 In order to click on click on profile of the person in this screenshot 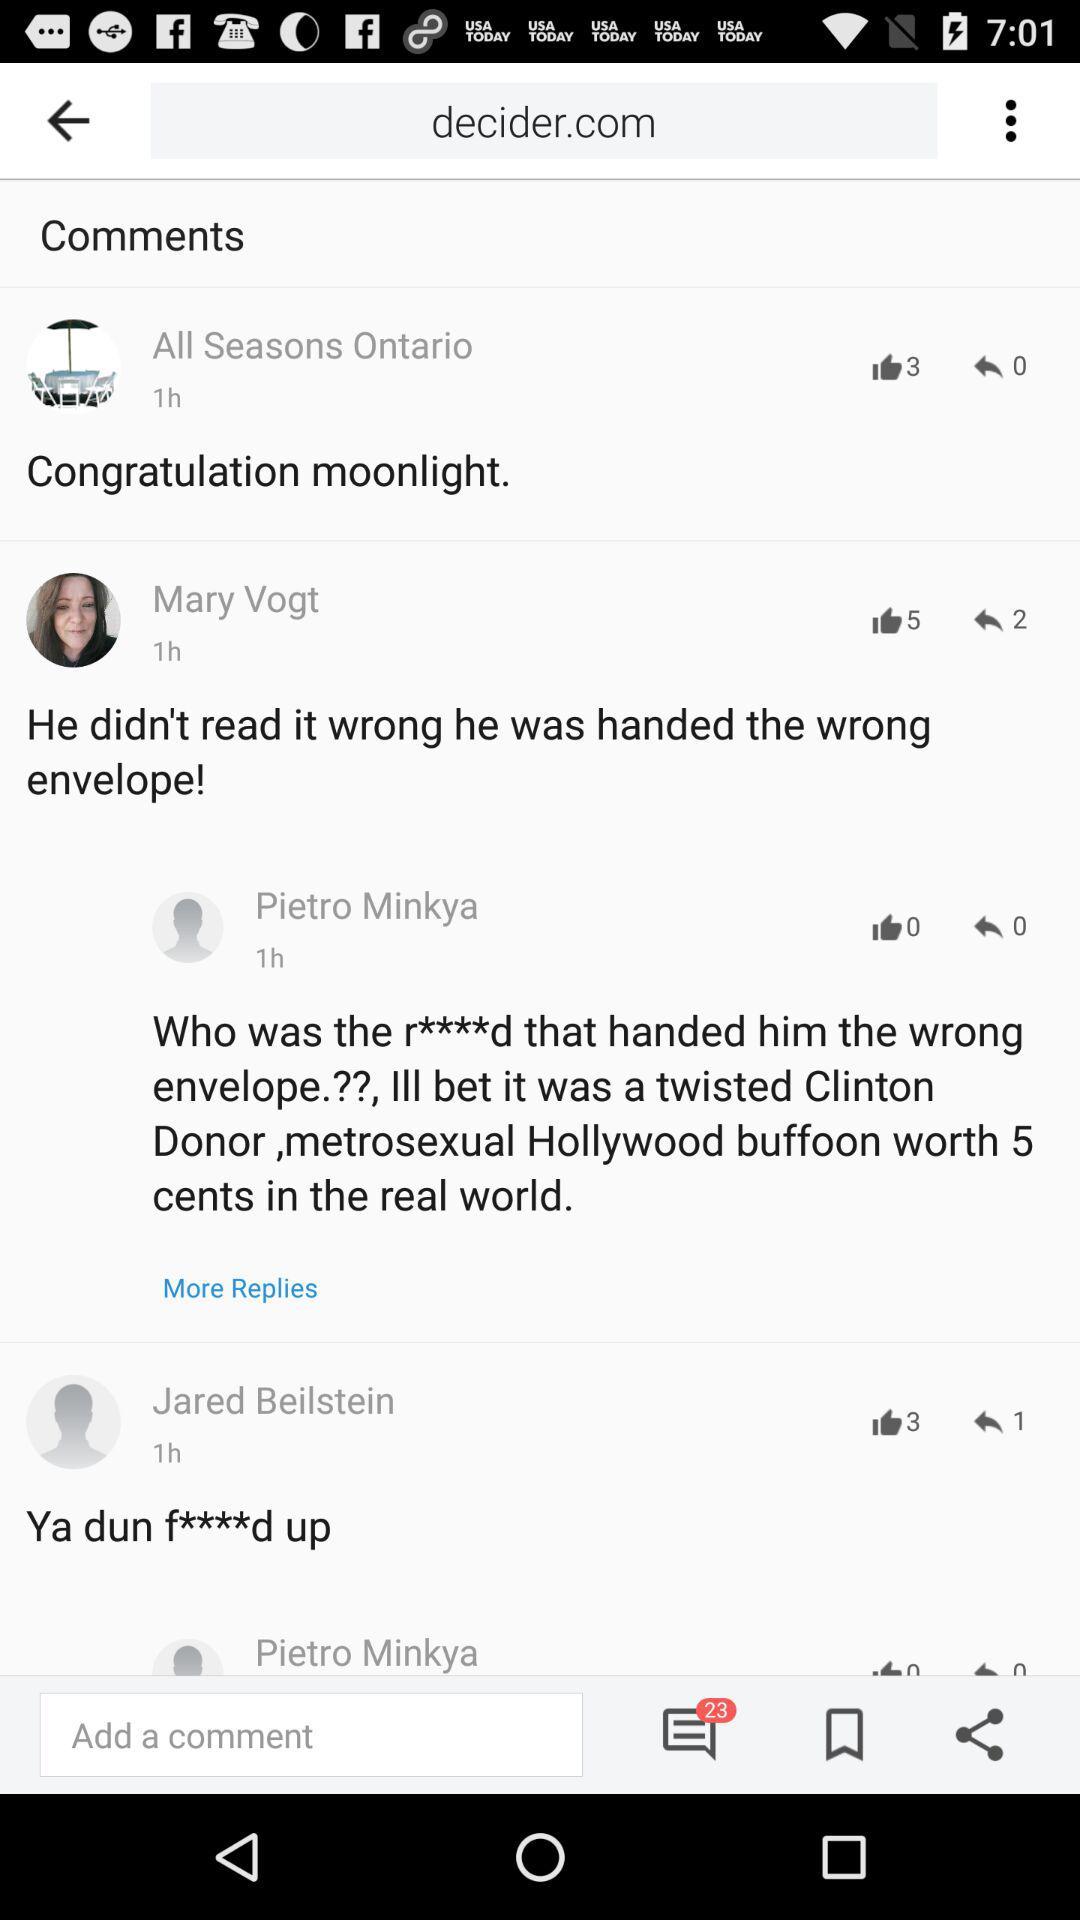, I will do `click(72, 1420)`.